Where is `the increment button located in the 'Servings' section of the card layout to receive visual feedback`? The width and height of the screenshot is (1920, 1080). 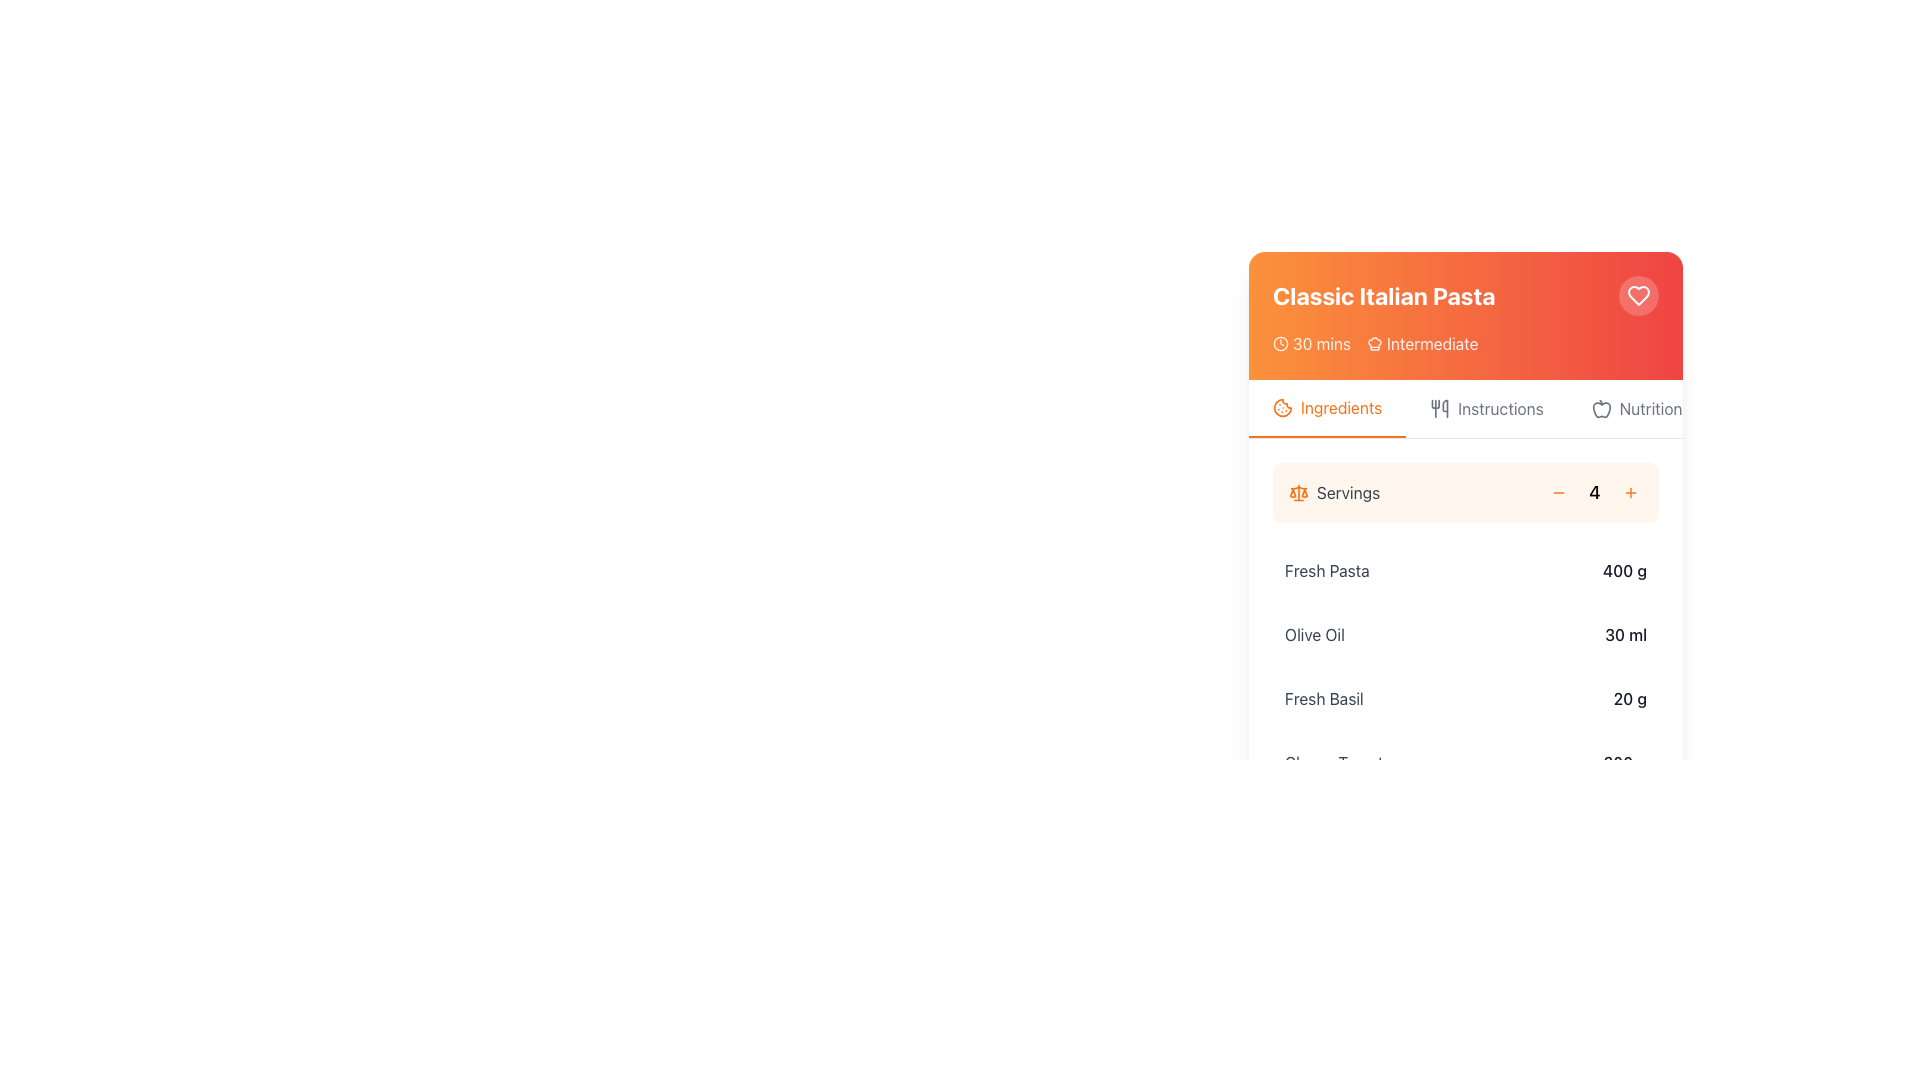
the increment button located in the 'Servings' section of the card layout to receive visual feedback is located at coordinates (1631, 493).